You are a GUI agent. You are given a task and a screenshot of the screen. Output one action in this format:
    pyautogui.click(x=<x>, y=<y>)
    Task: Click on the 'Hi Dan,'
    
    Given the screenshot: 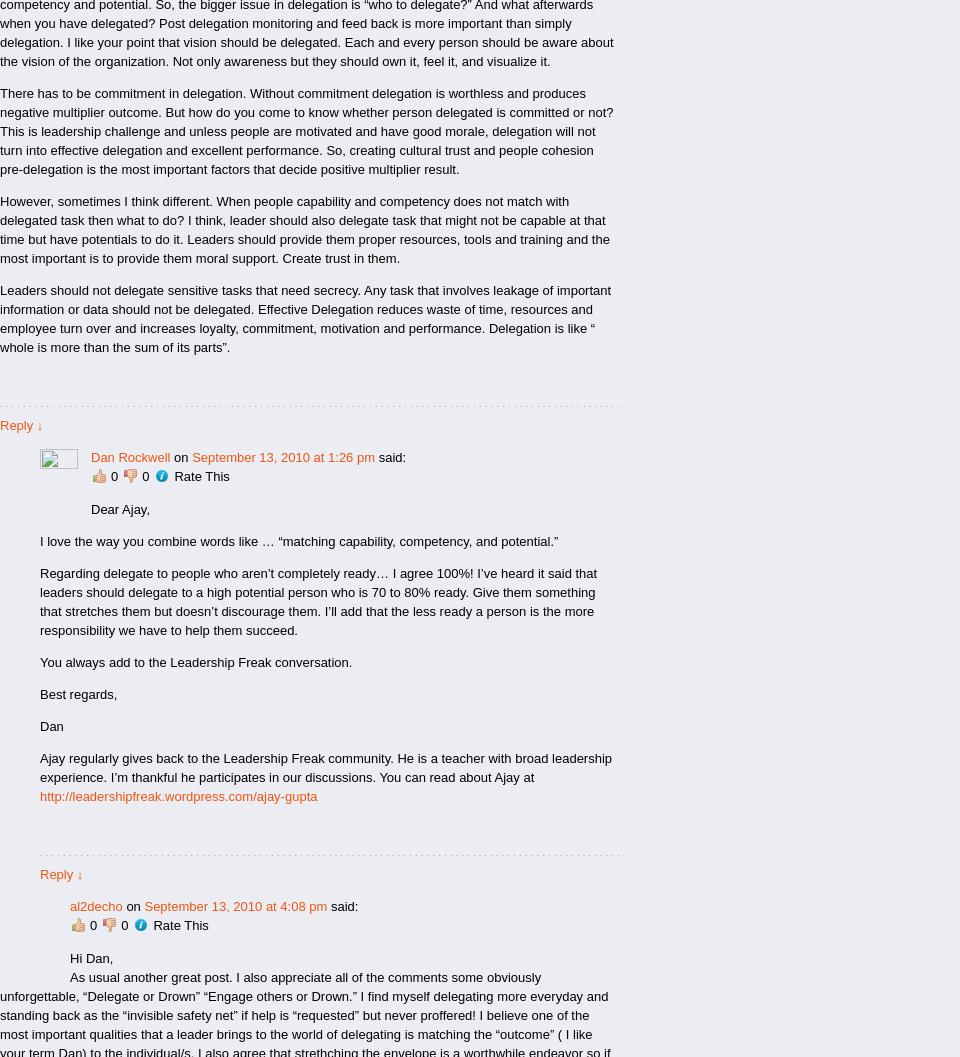 What is the action you would take?
    pyautogui.click(x=91, y=958)
    